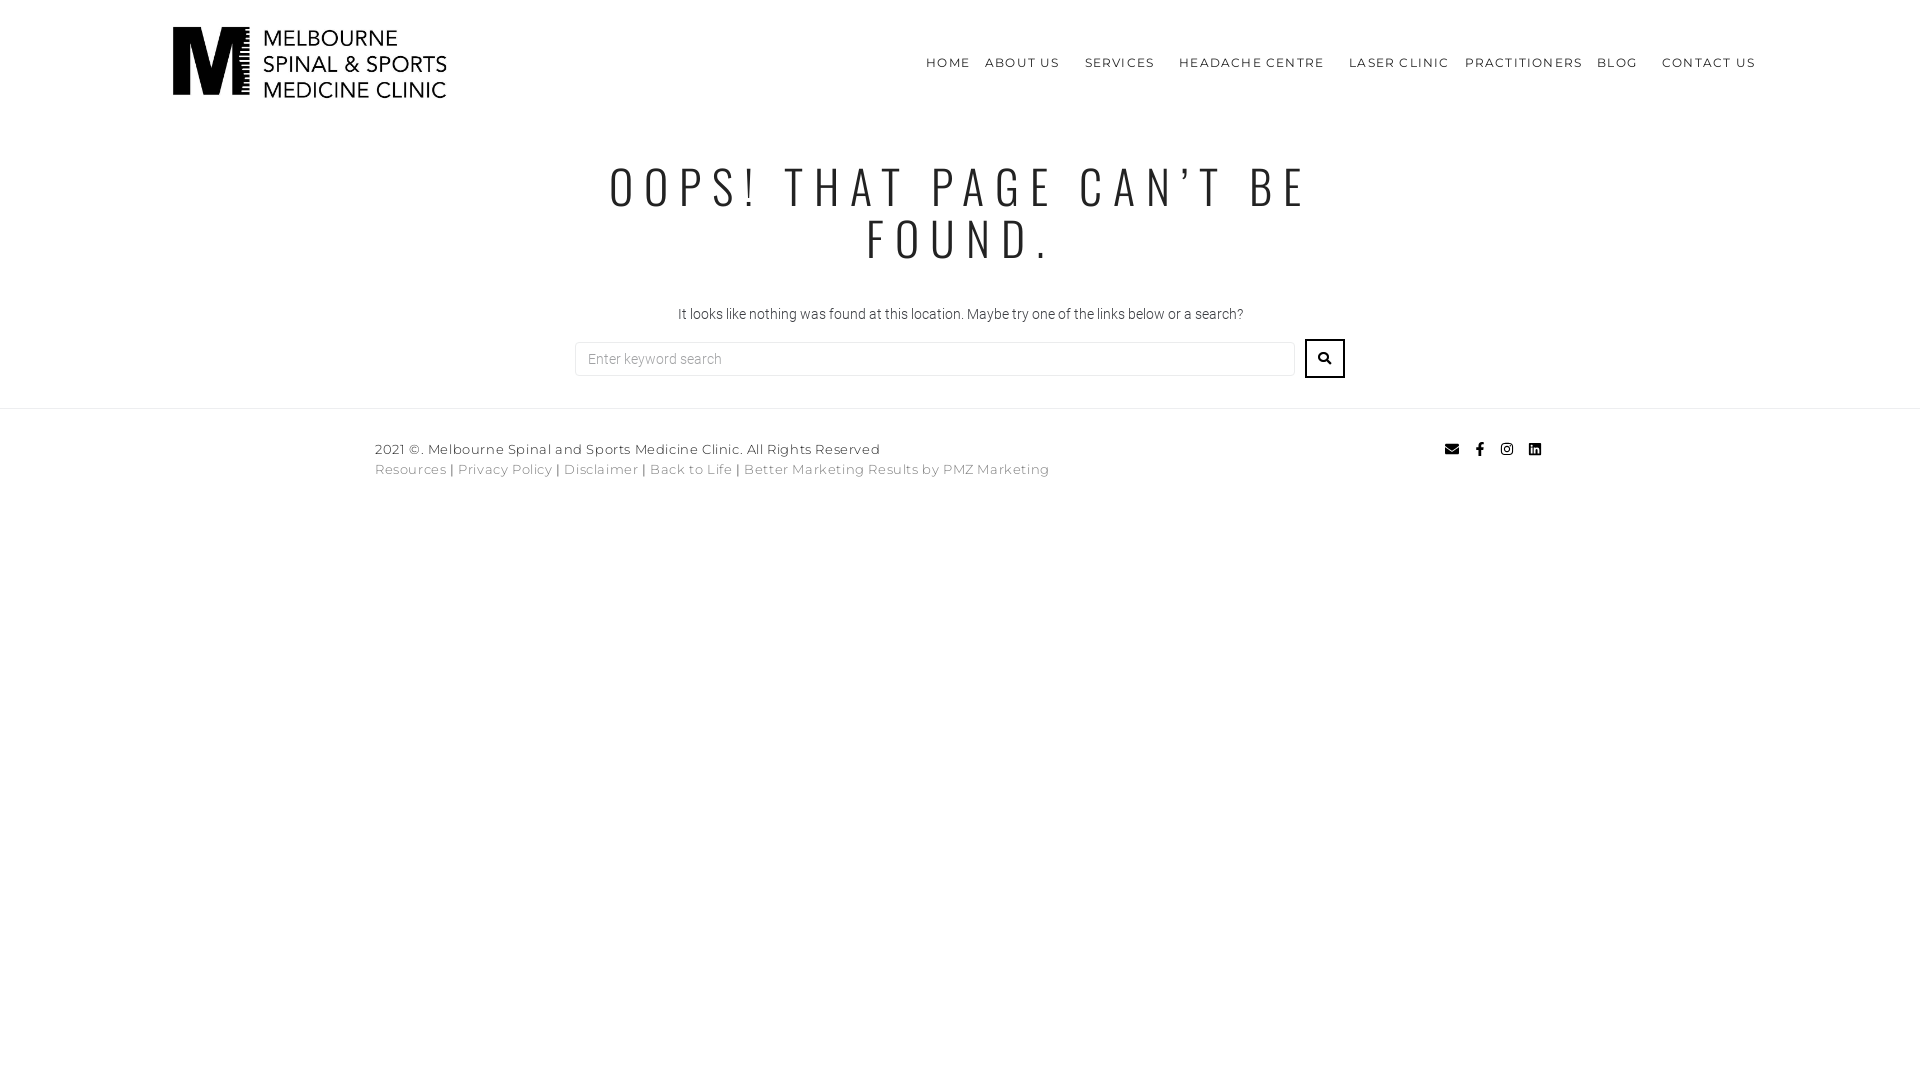 The width and height of the screenshot is (1920, 1080). Describe the element at coordinates (504, 469) in the screenshot. I see `'Privacy Policy'` at that location.